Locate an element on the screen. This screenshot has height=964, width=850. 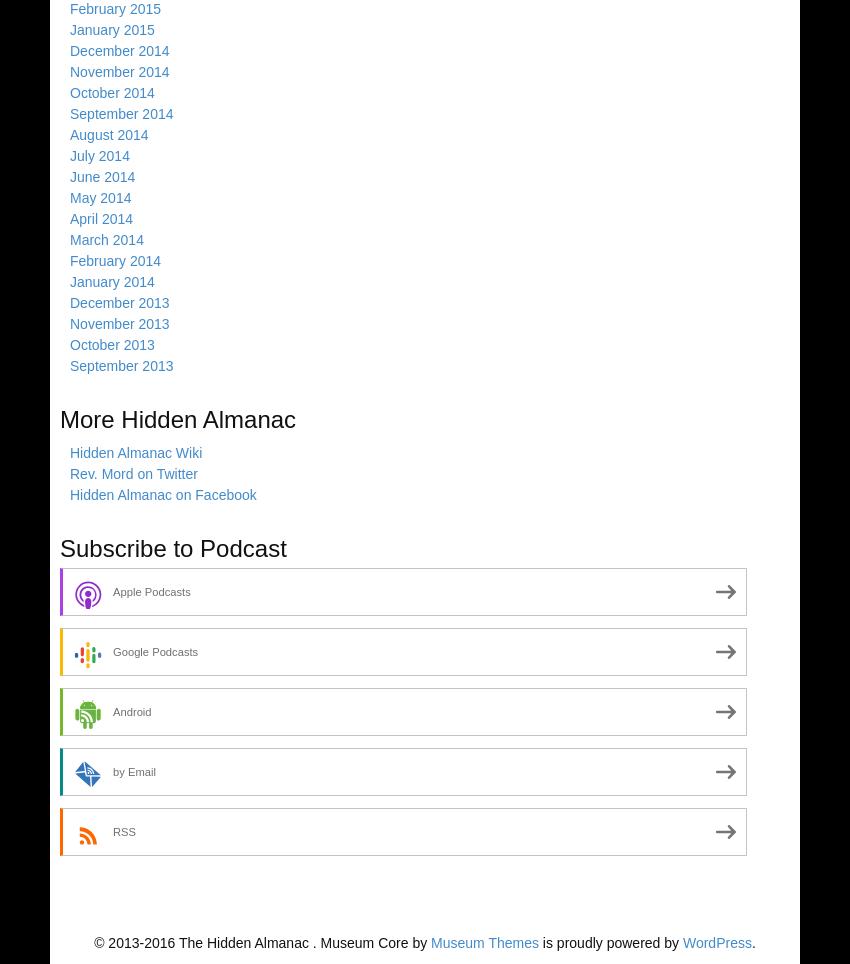
'Google Podcasts' is located at coordinates (111, 650).